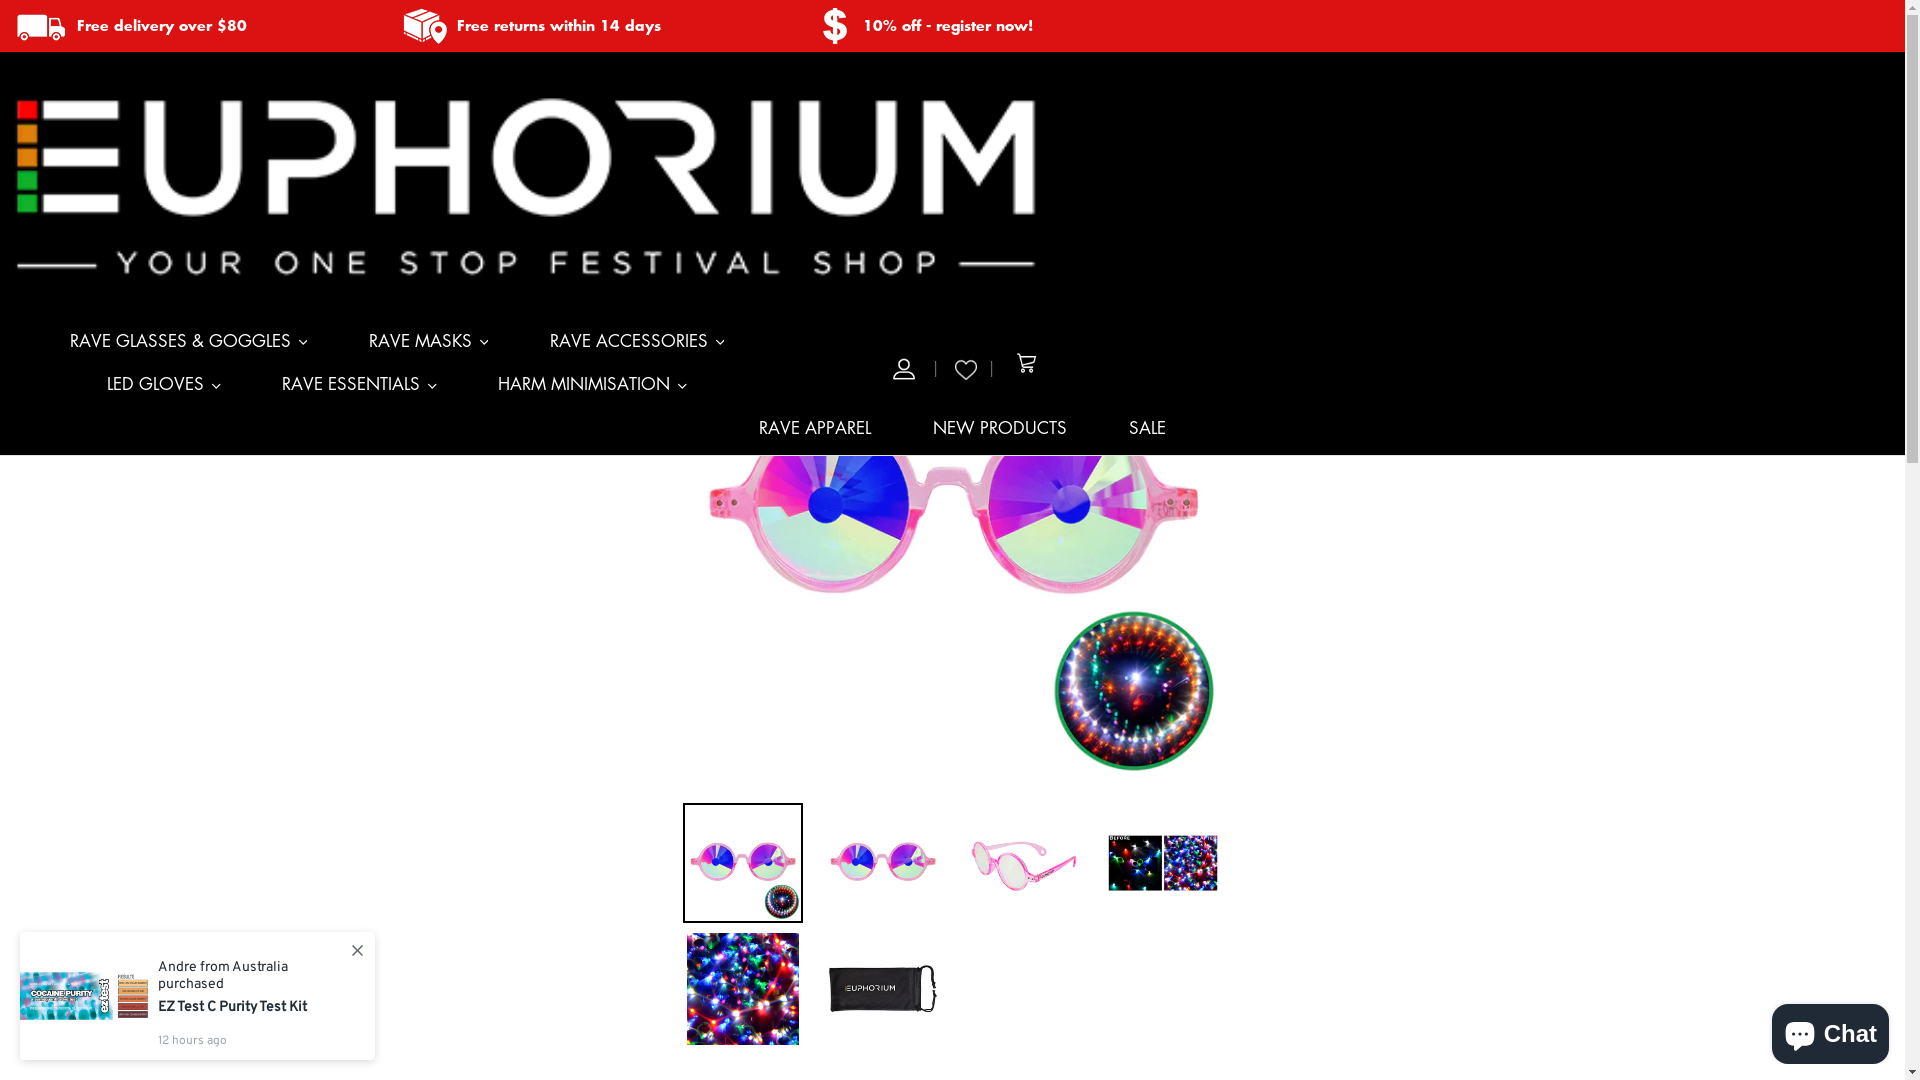 Image resolution: width=1920 pixels, height=1080 pixels. Describe the element at coordinates (1128, 433) in the screenshot. I see `'SALE'` at that location.